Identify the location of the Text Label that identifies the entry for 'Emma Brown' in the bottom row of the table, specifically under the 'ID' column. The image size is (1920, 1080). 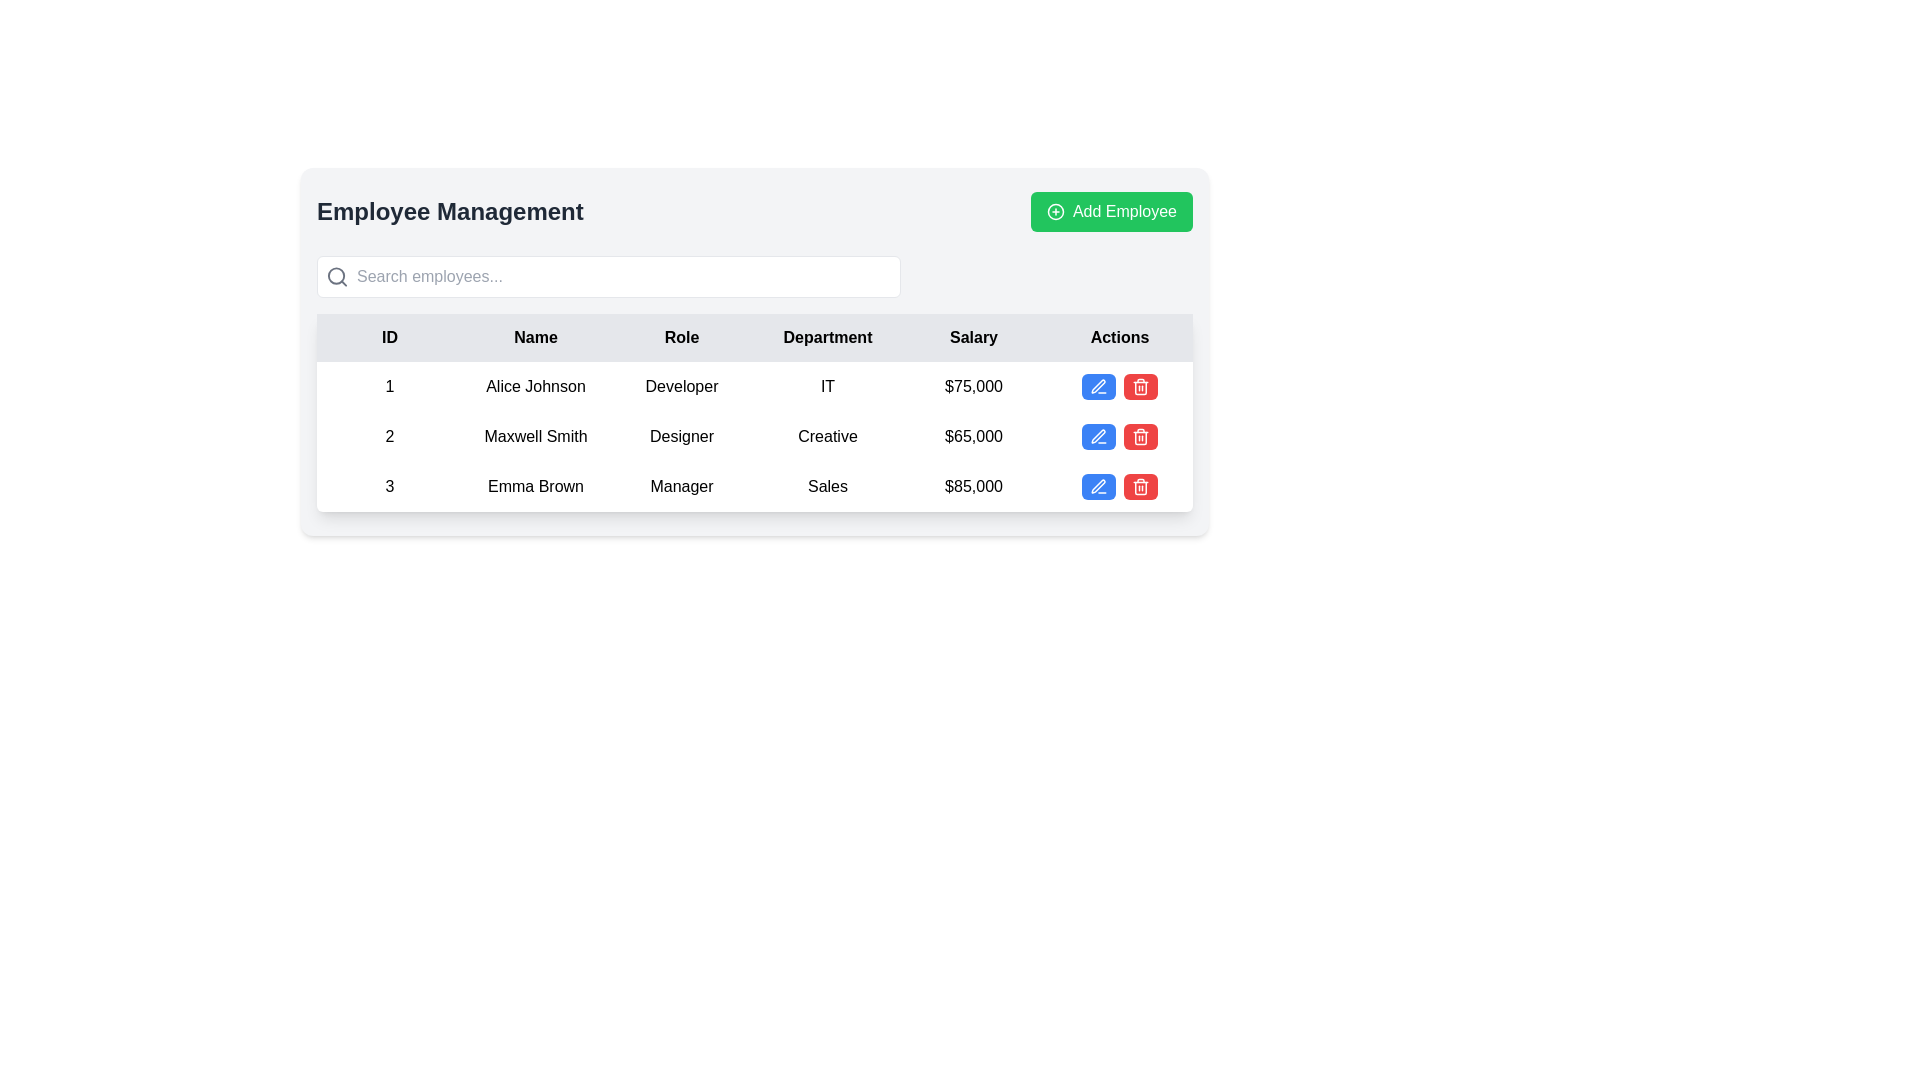
(389, 486).